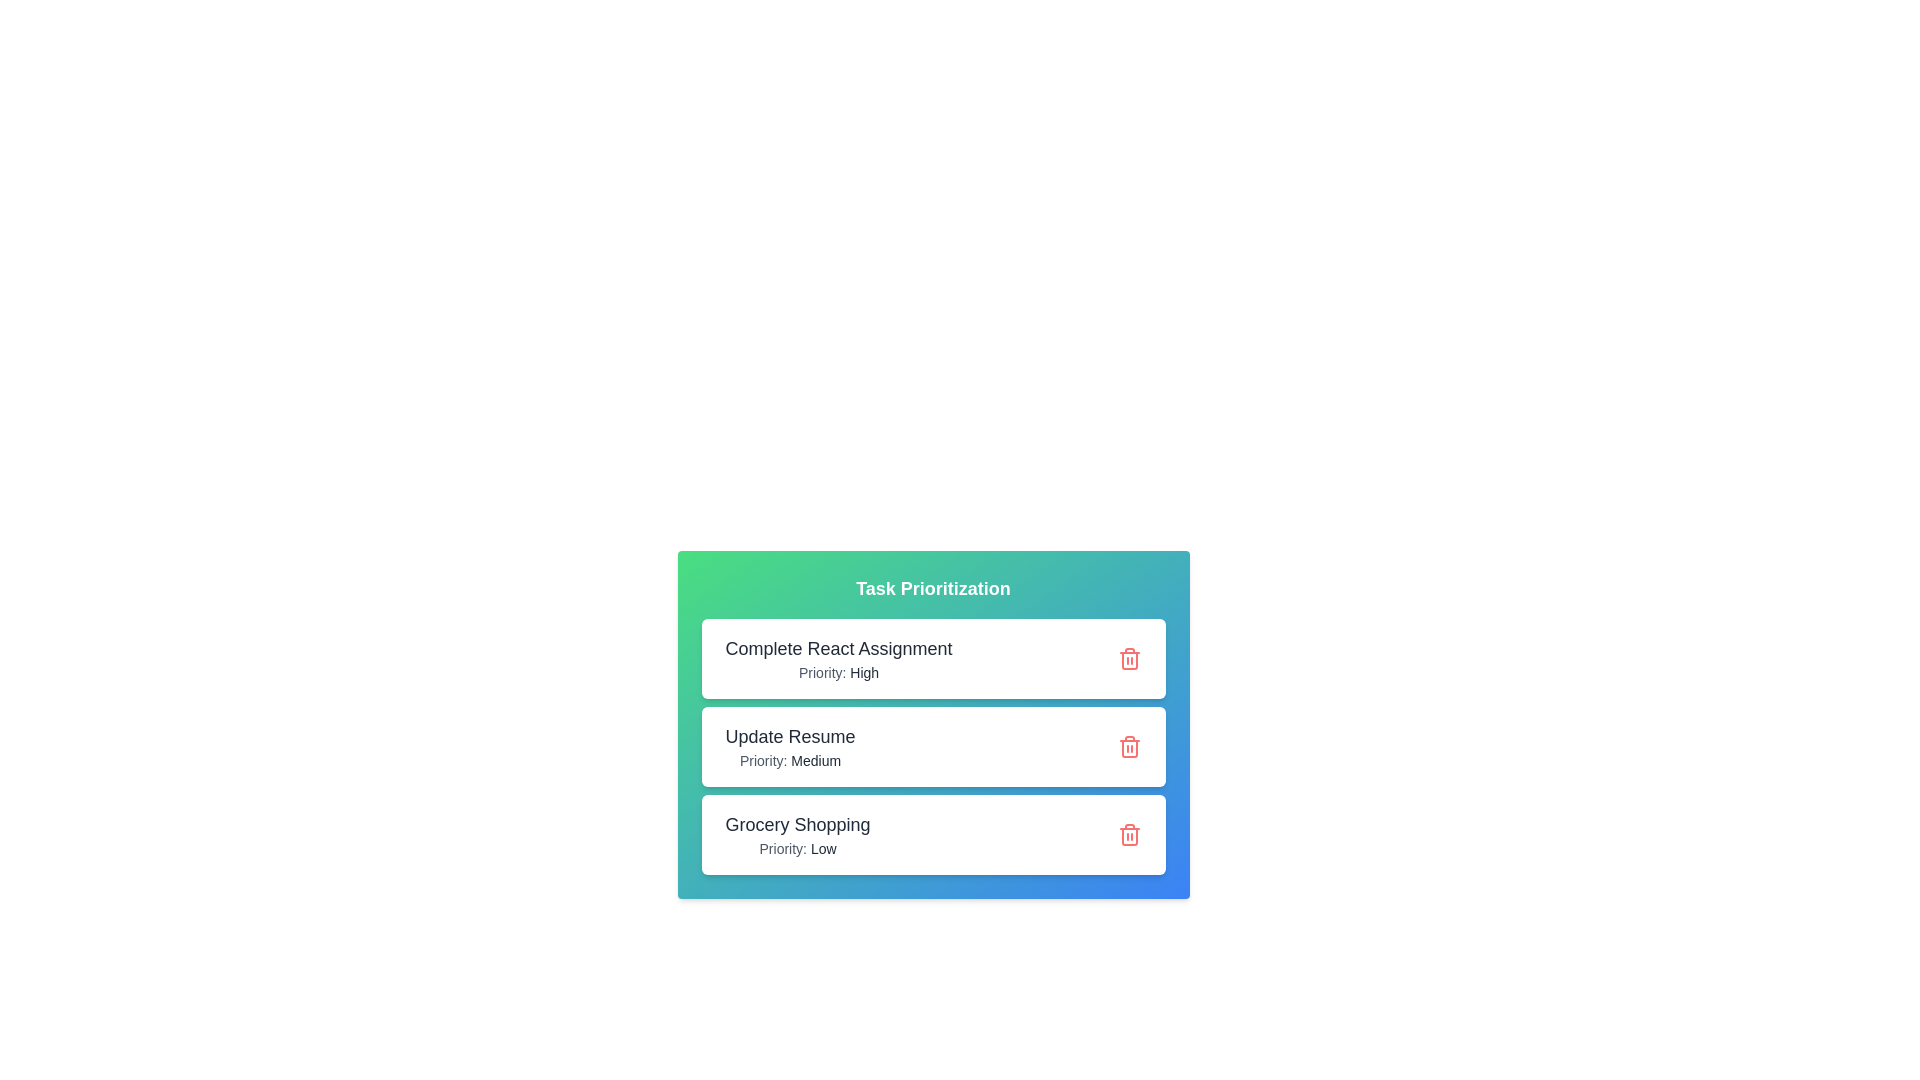 This screenshot has height=1080, width=1920. Describe the element at coordinates (1129, 834) in the screenshot. I see `the delete button for the task identified by Grocery Shopping` at that location.